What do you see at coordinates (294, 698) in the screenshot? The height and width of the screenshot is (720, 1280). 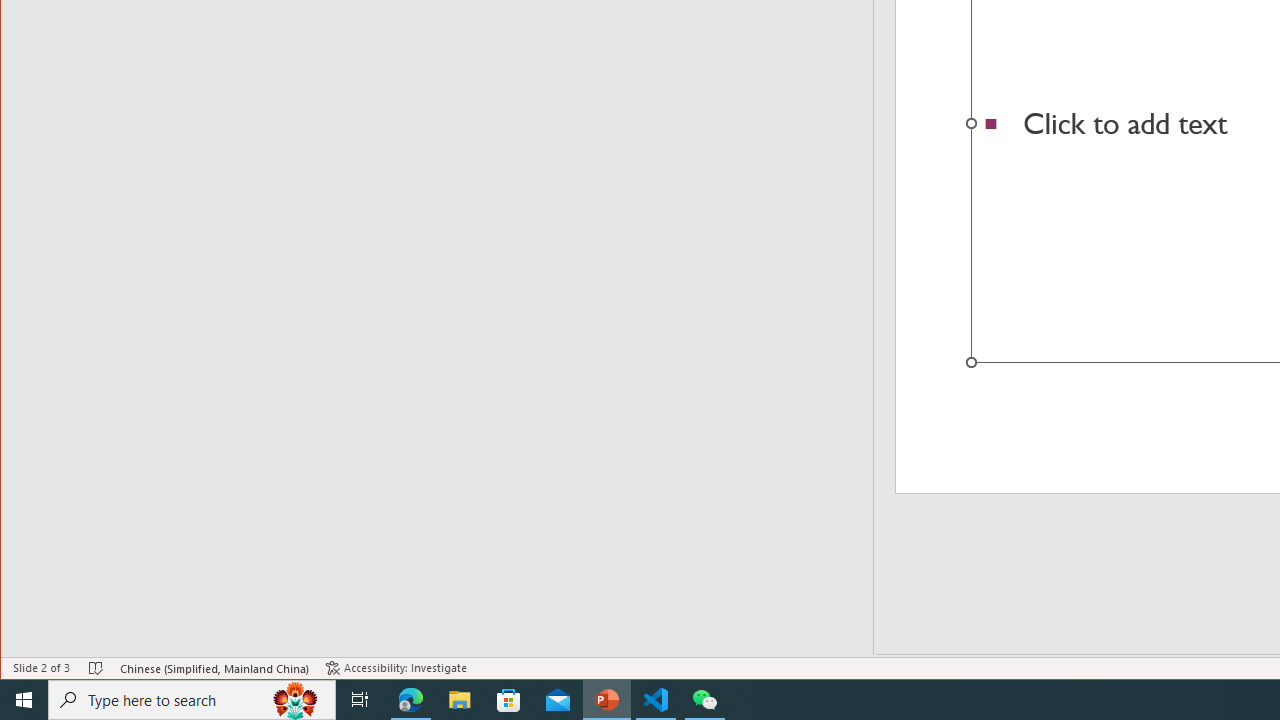 I see `'Search highlights icon opens search home window'` at bounding box center [294, 698].